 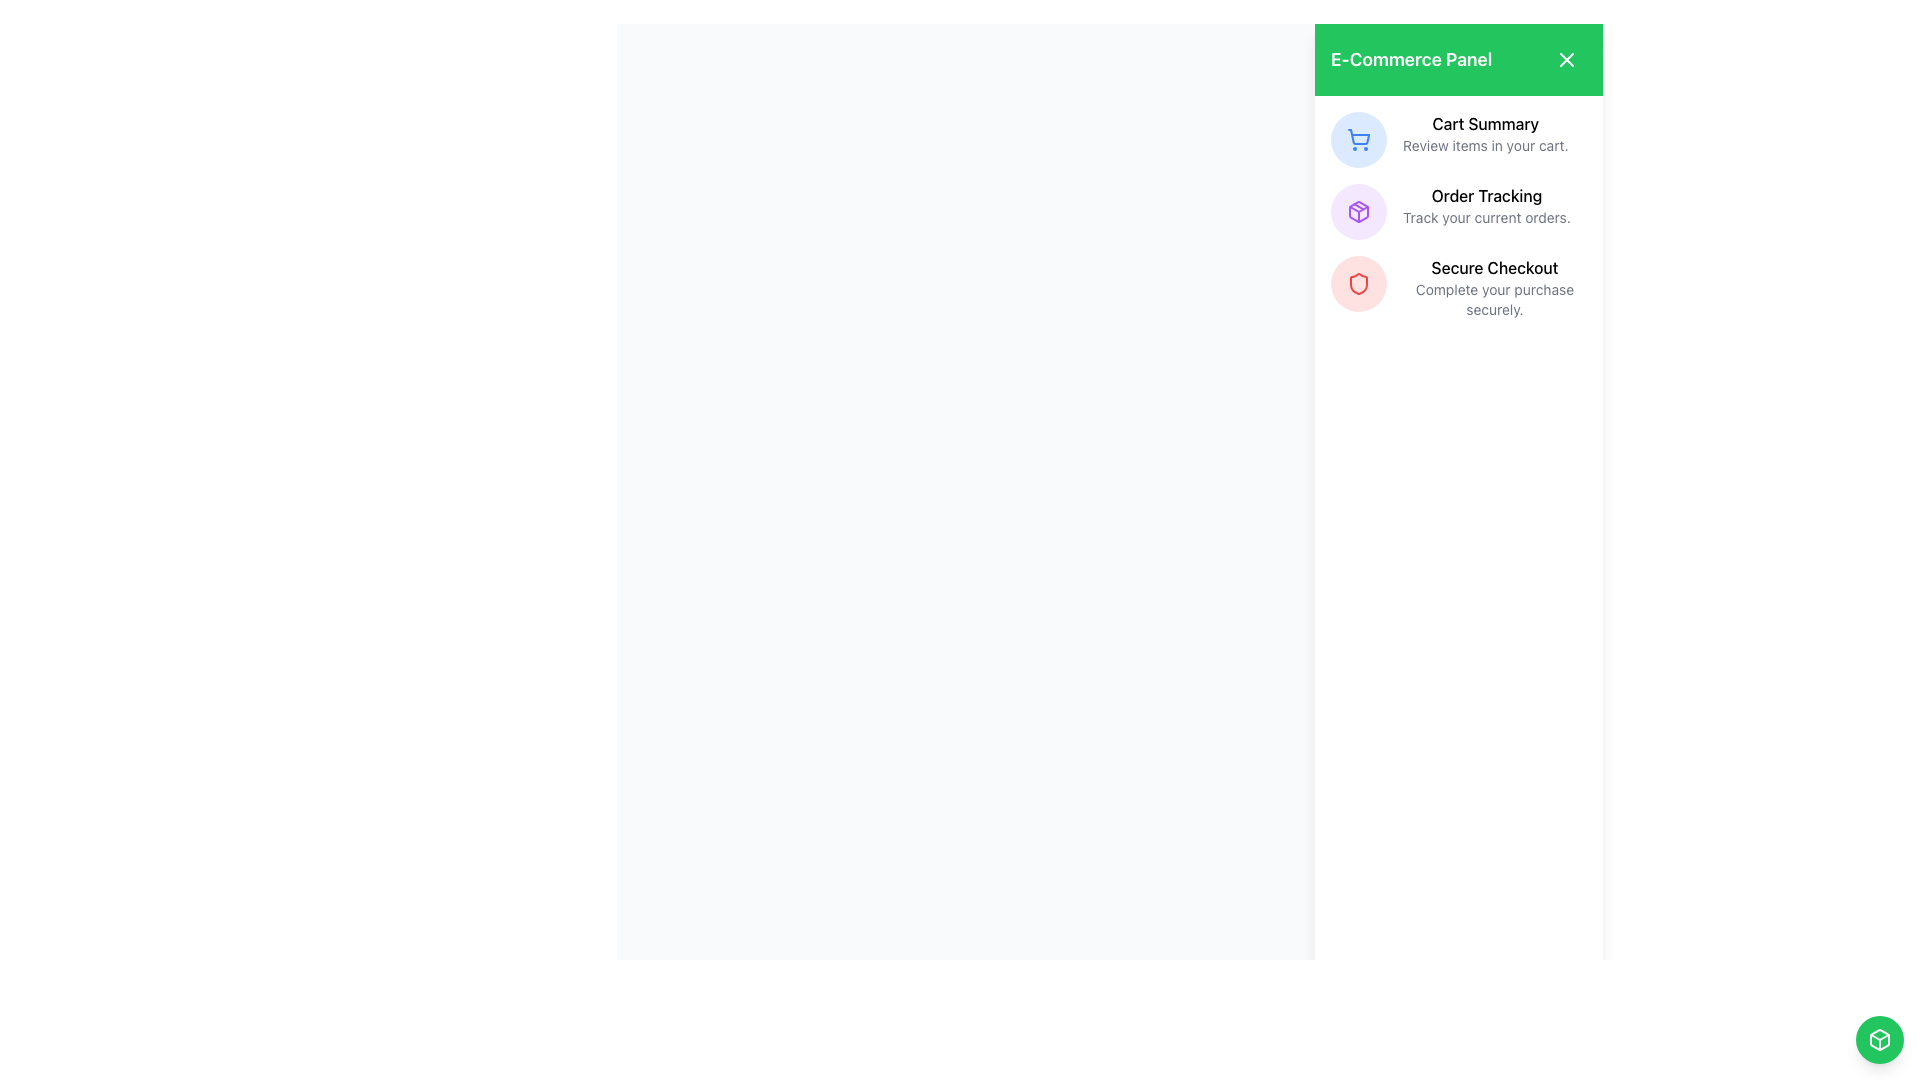 What do you see at coordinates (1486, 205) in the screenshot?
I see `the 'Order Tracking' text label located in the right-hand navigation panel, positioned below 'Cart Summary' and above 'Secure Checkout', and aligned to the right of a purple circular icon` at bounding box center [1486, 205].